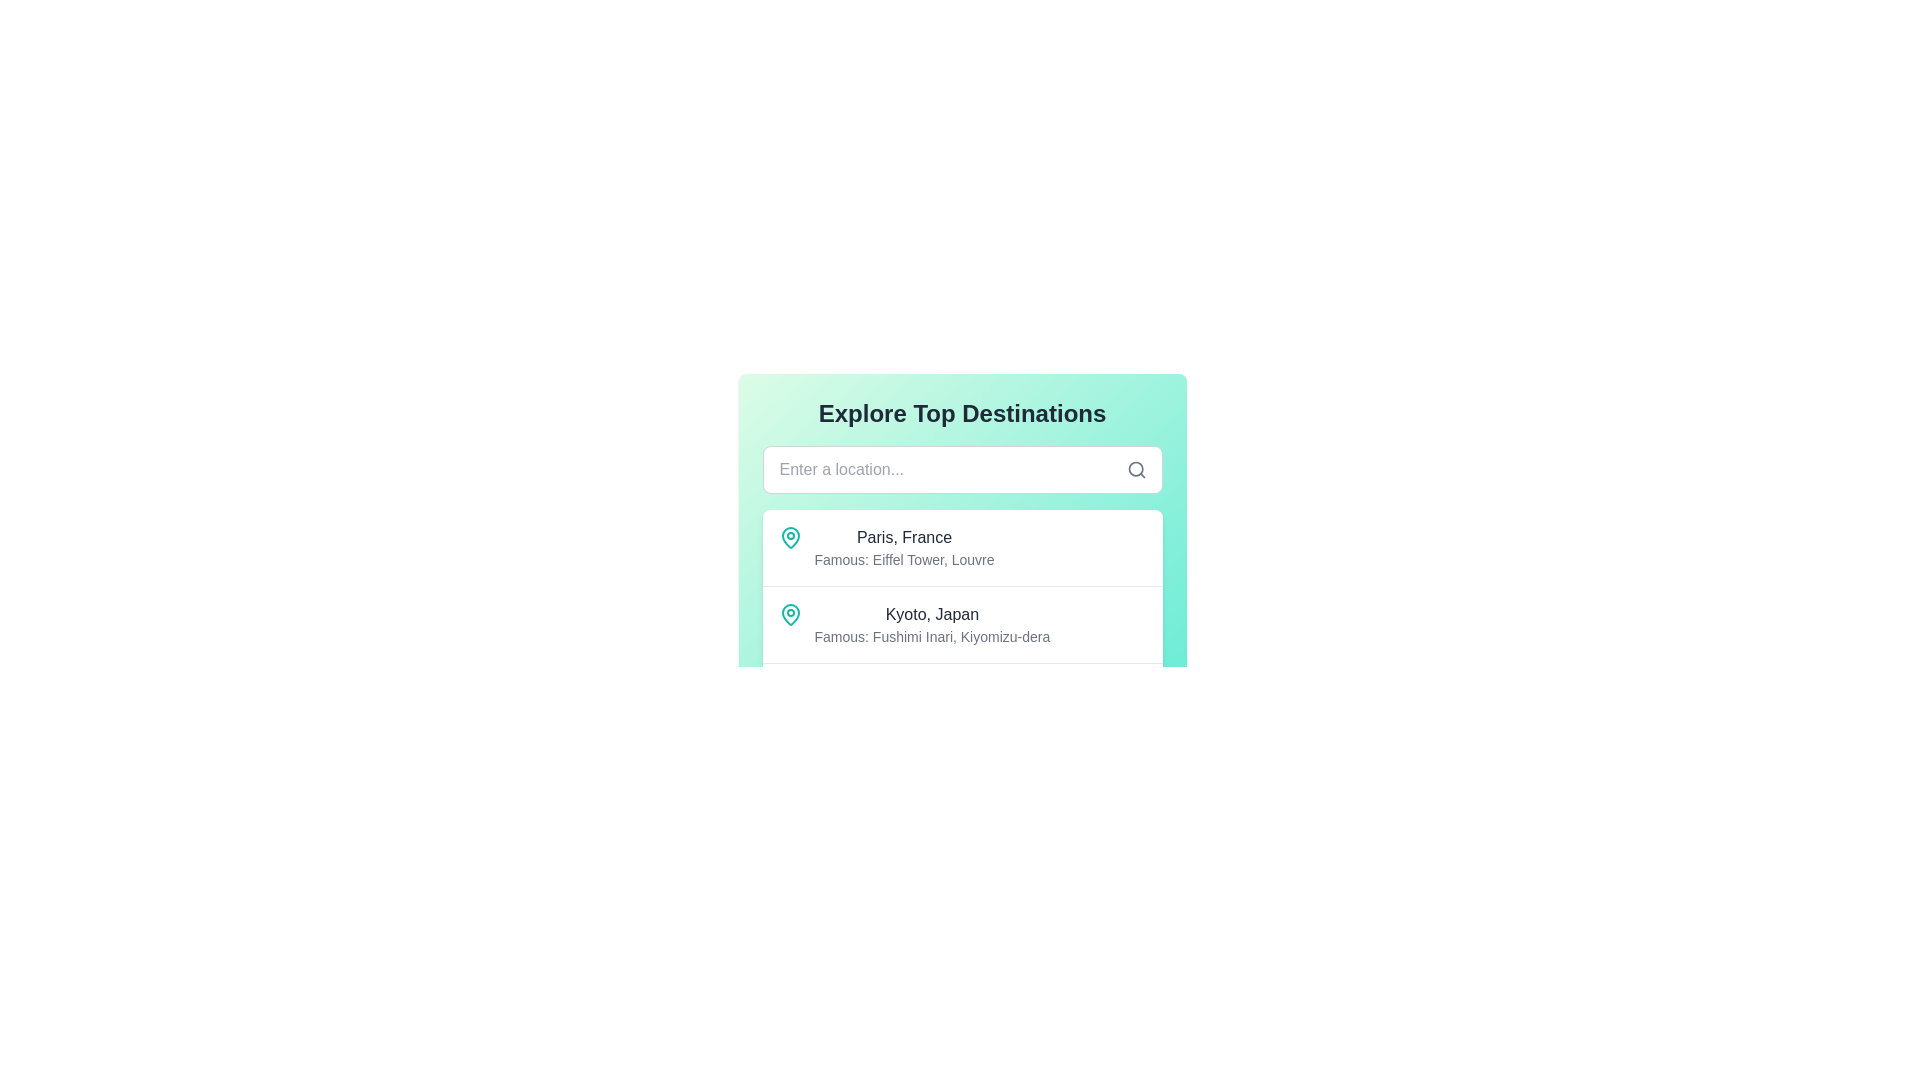 The height and width of the screenshot is (1080, 1920). Describe the element at coordinates (931, 636) in the screenshot. I see `the text label displaying 'Famous: Fushimi Inari, Kiyomizu-dera', which is styled with a small gray font and positioned below the heading 'Kyoto, Japan'` at that location.